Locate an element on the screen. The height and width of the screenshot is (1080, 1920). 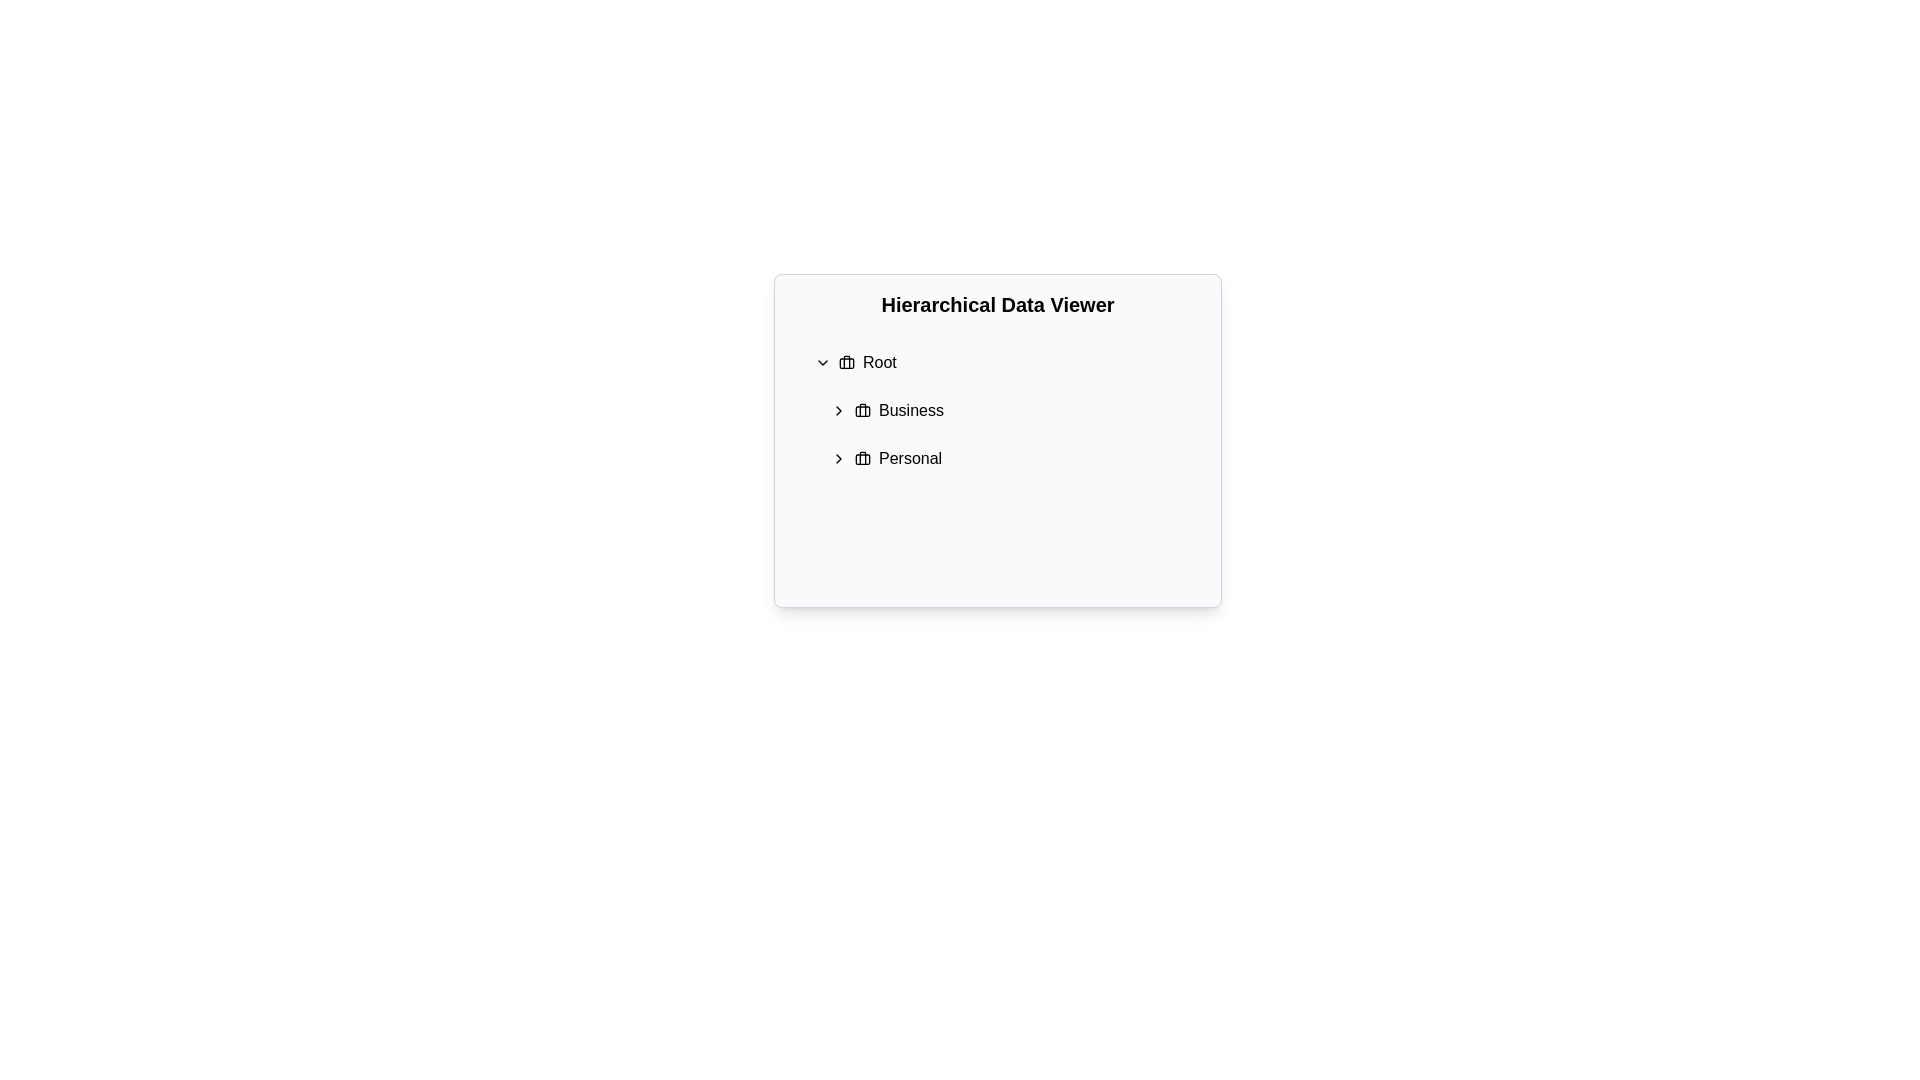
the graphical detail of the briefcase icon representing the main body or compartment within the 'Personal' node of the hierarchical data viewer is located at coordinates (863, 459).